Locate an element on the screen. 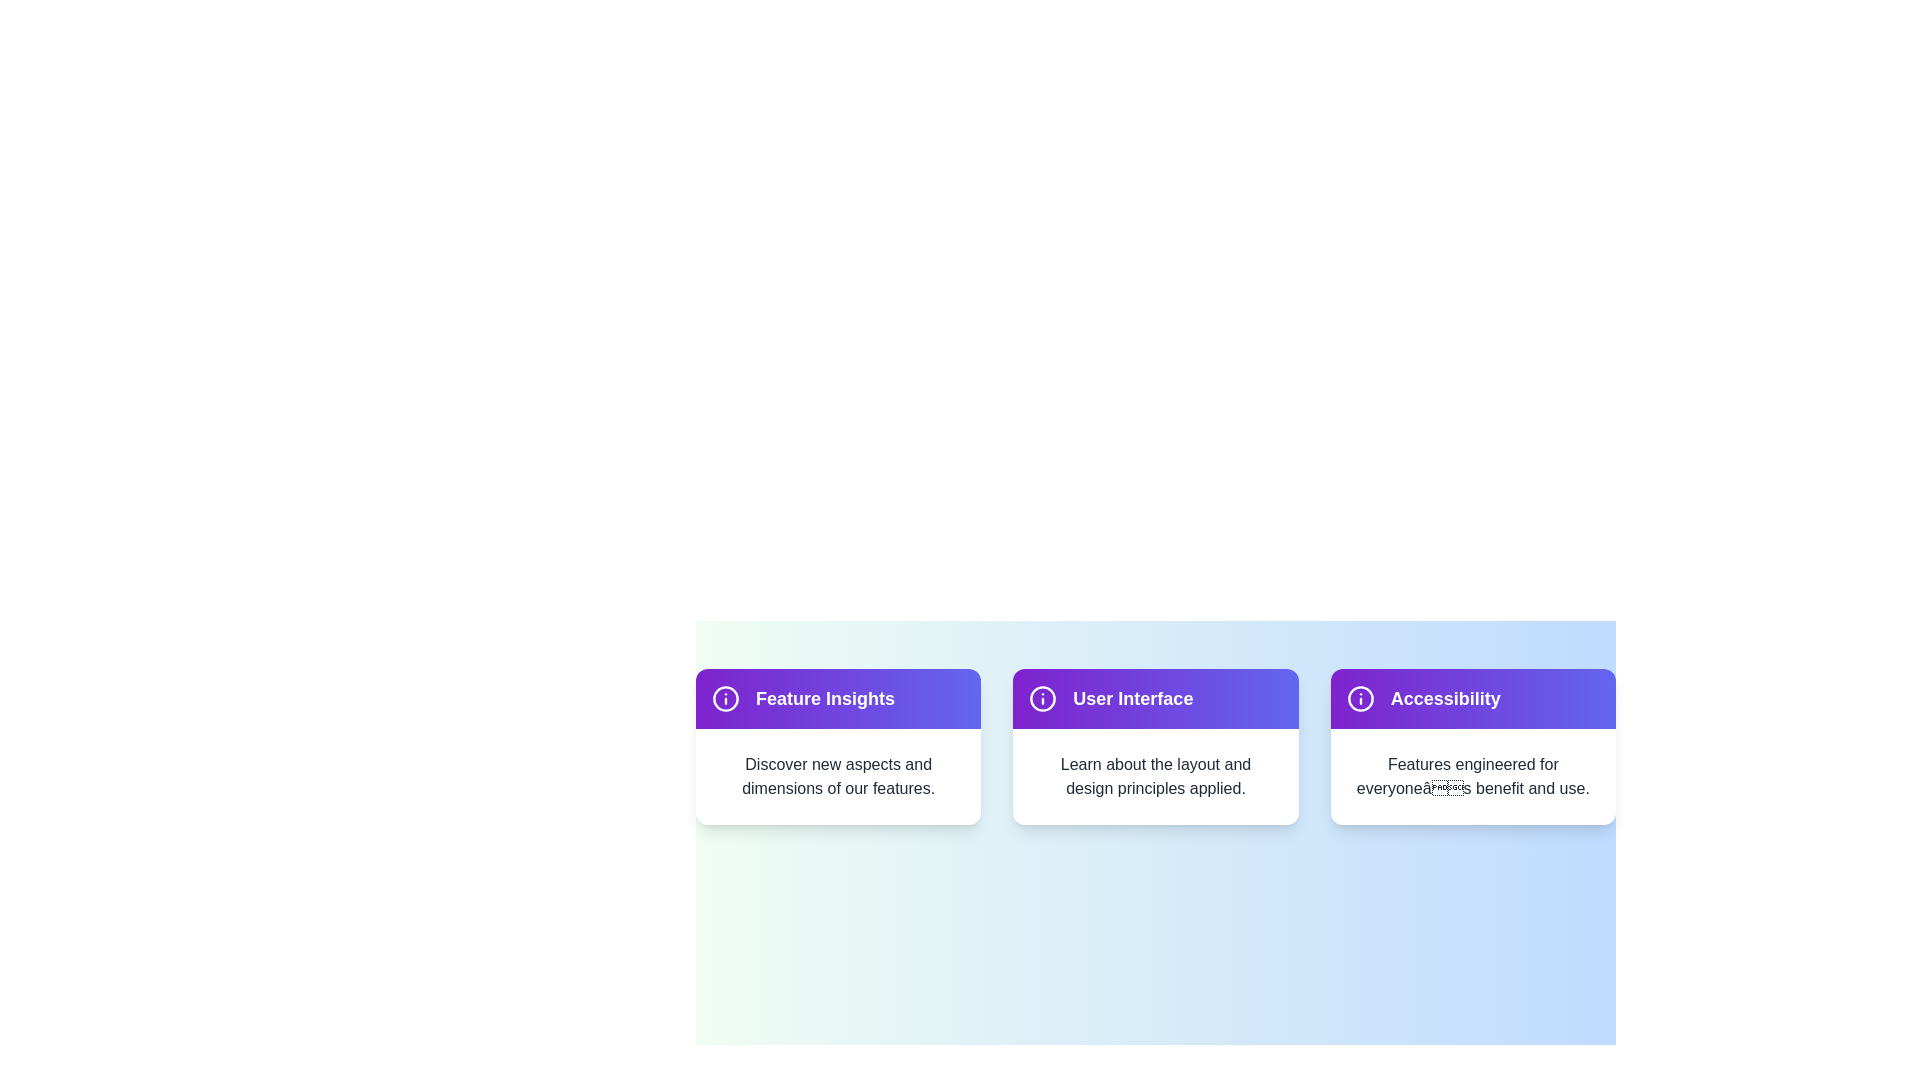  the Accessibility icon located in the header section of the Accessibility card, positioned to the left of the card's title text is located at coordinates (1360, 697).